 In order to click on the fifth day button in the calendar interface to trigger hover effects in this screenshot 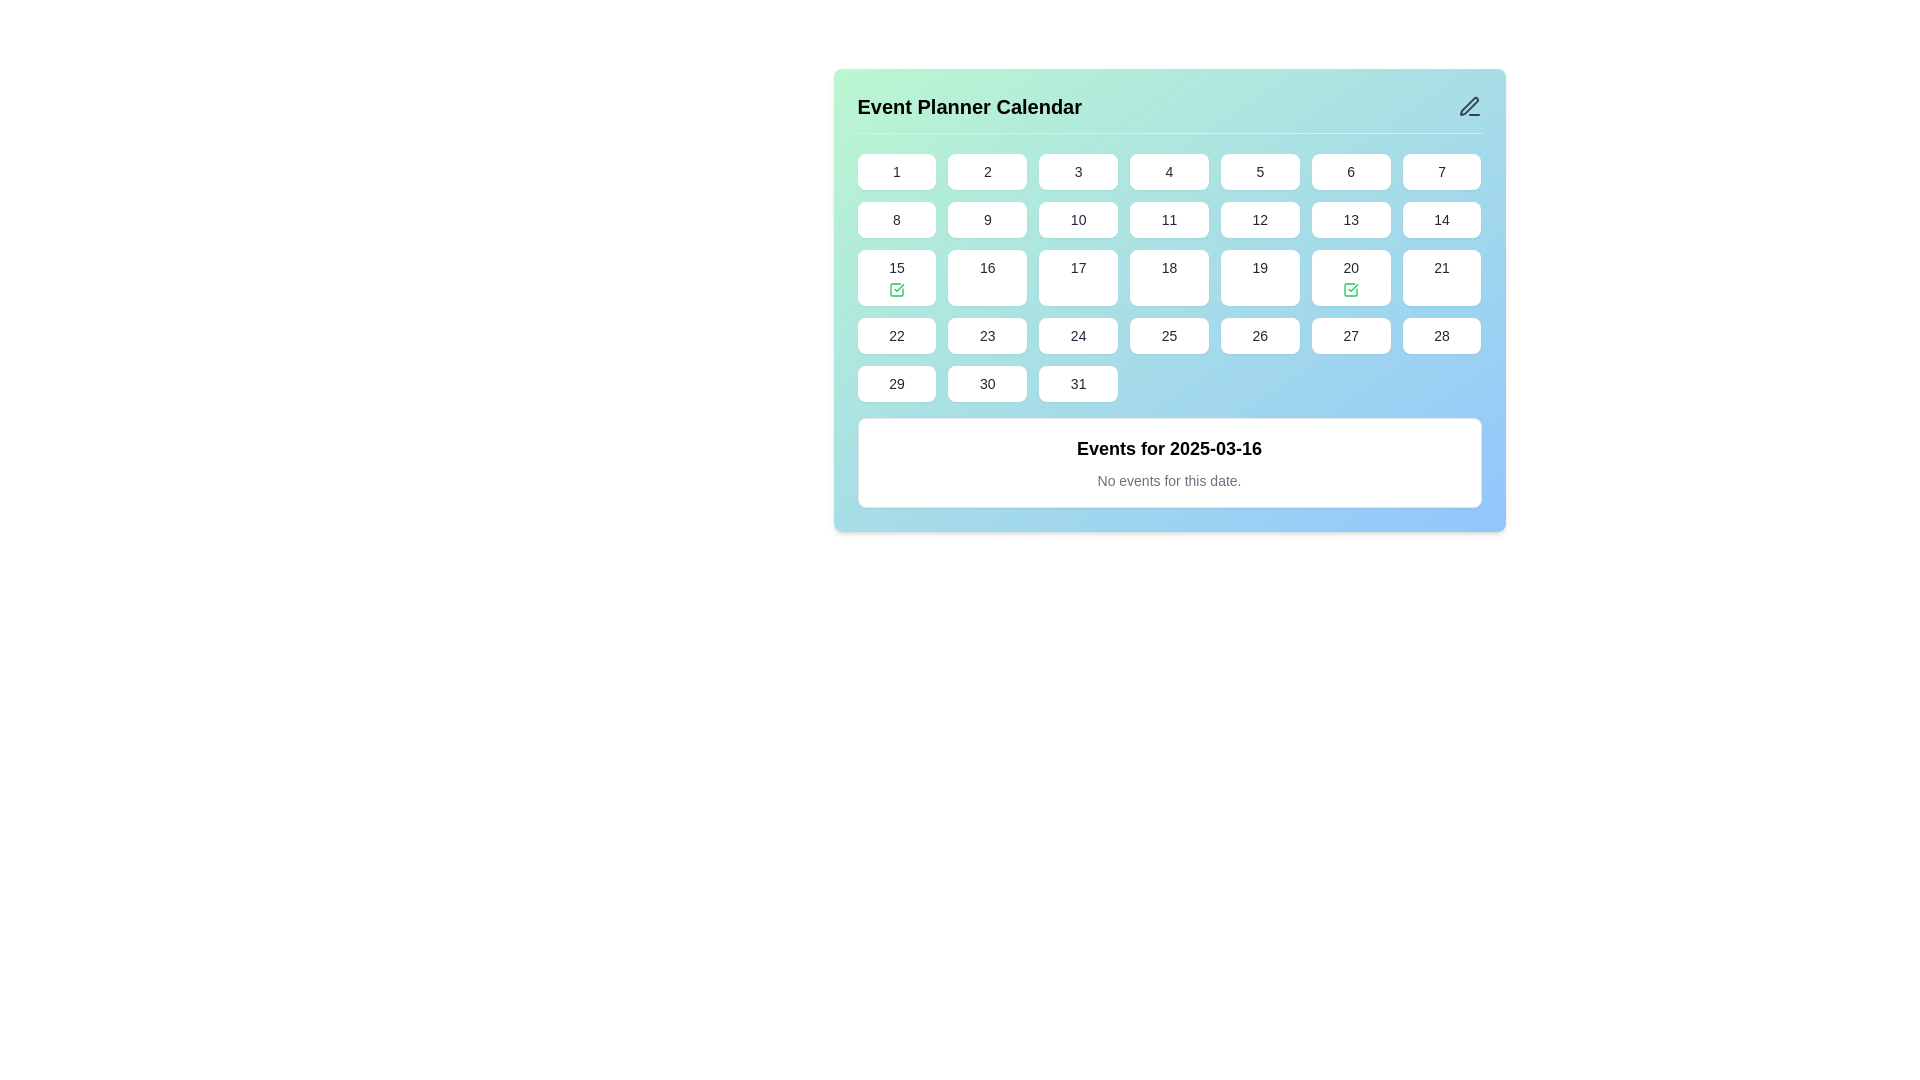, I will do `click(1259, 171)`.